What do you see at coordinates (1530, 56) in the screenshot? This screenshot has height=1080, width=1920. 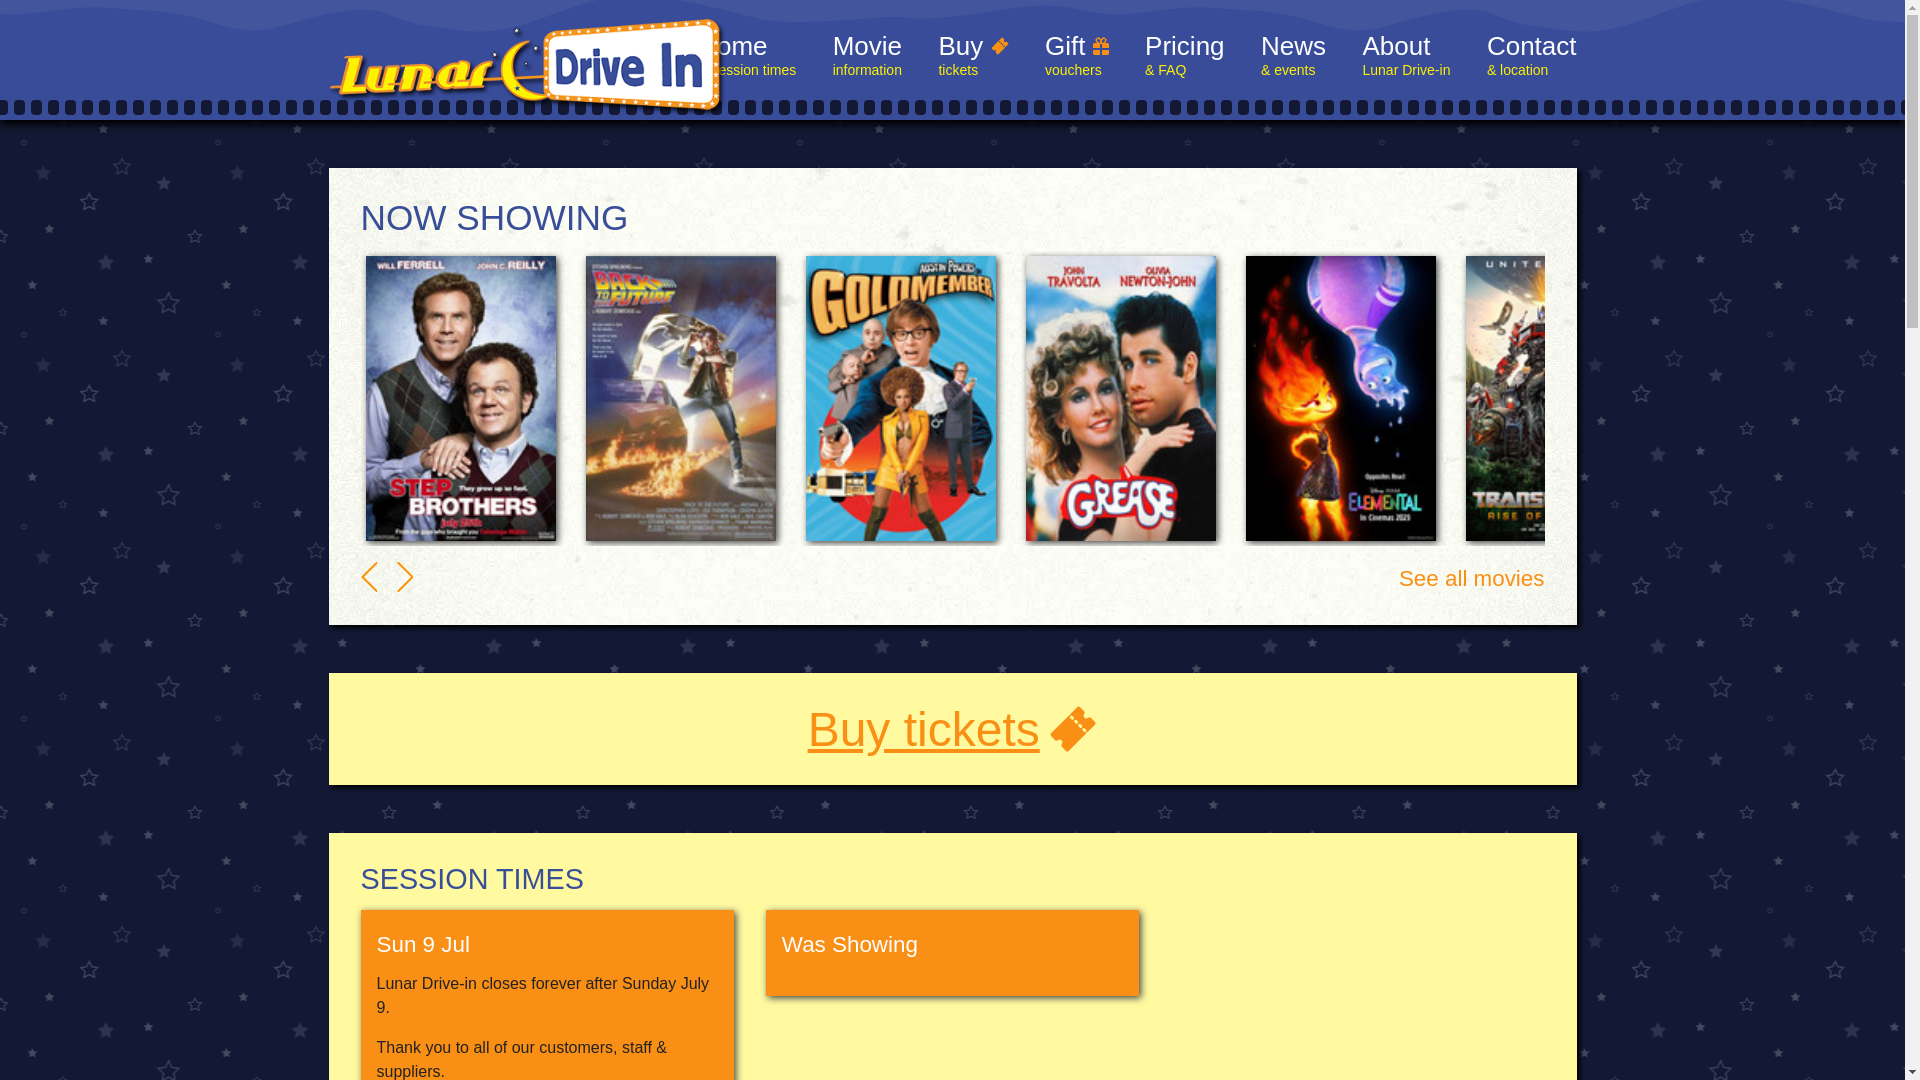 I see `'Contact` at bounding box center [1530, 56].